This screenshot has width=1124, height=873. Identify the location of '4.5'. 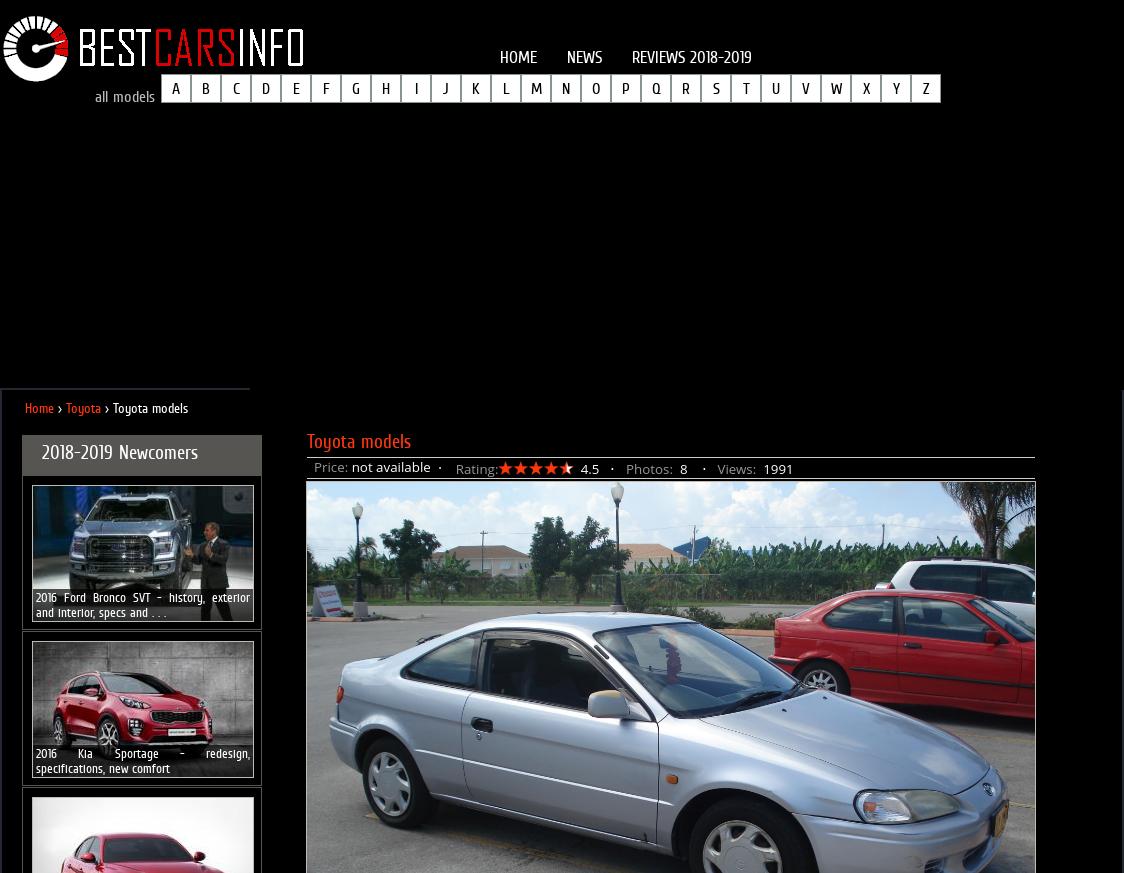
(588, 468).